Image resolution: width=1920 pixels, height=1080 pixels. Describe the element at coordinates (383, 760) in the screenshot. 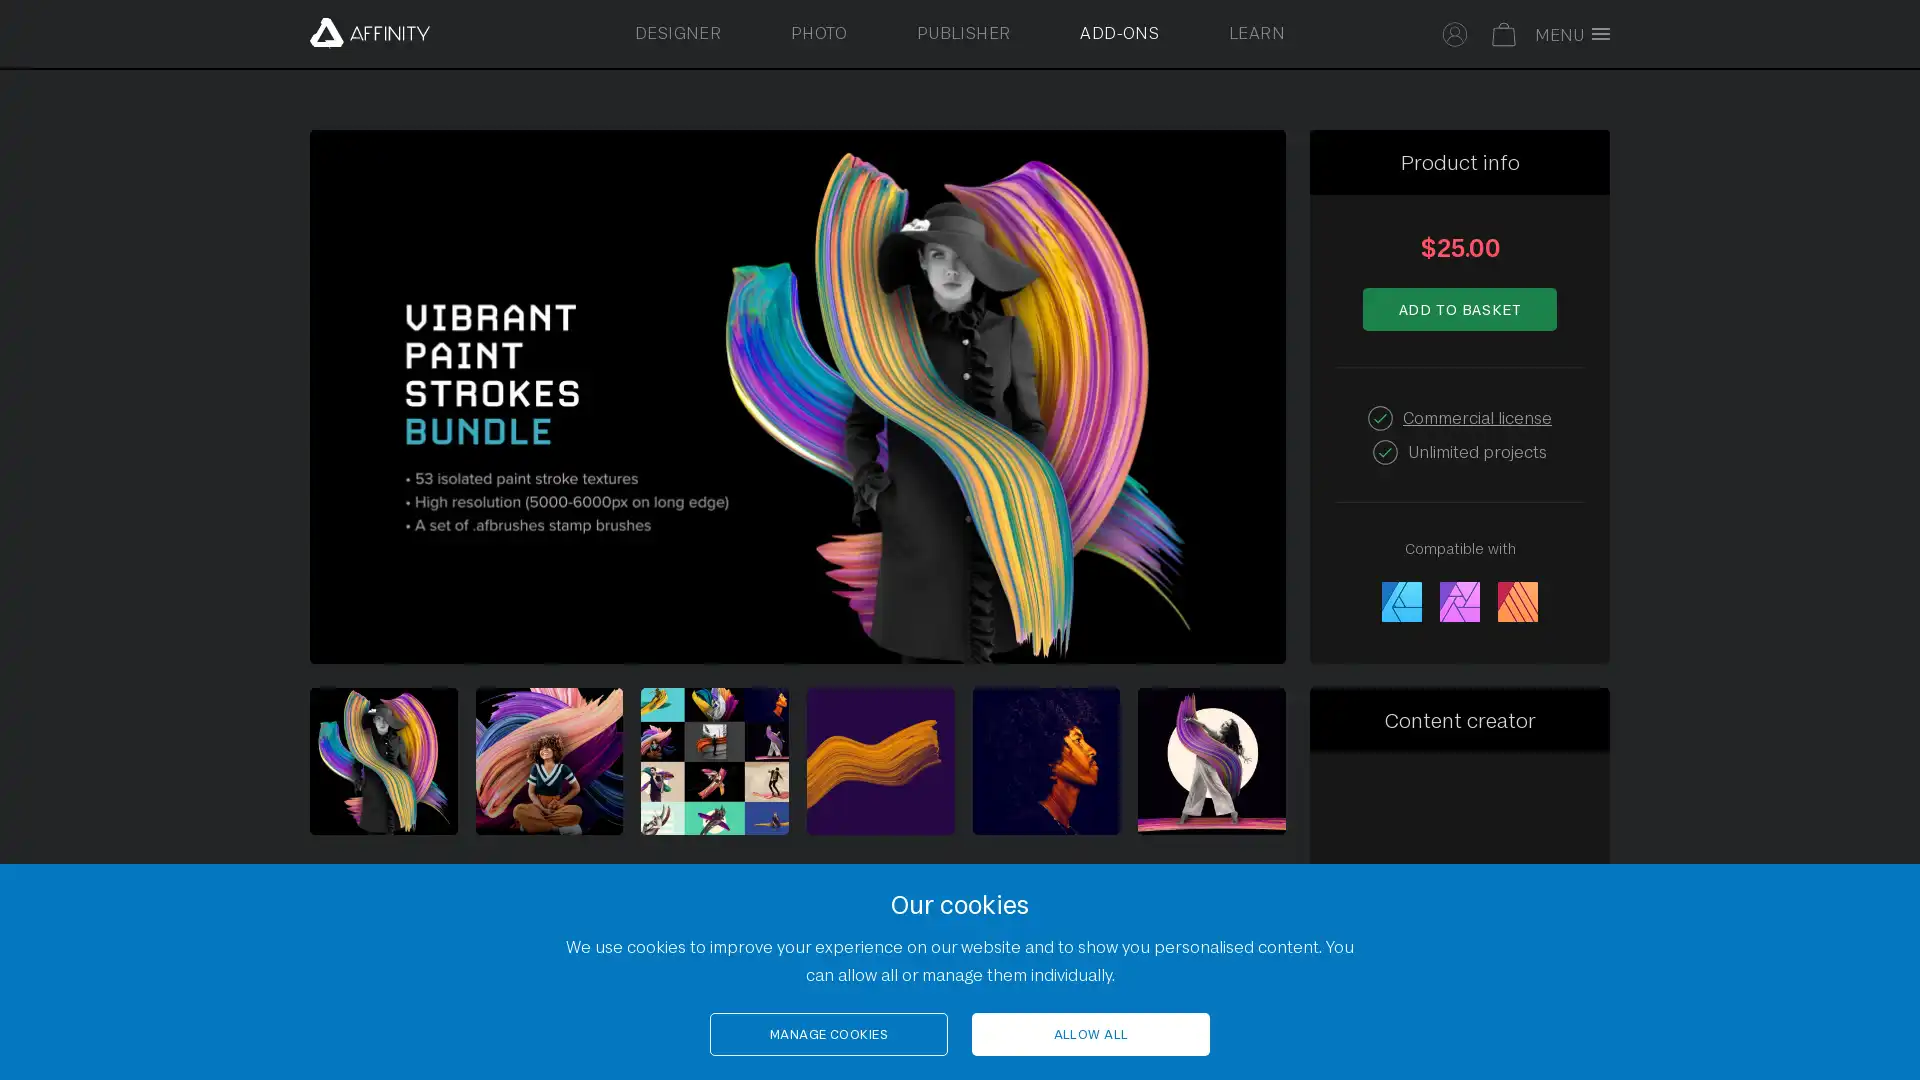

I see `Gallery of Vibrant Paint Strokes Bundle by Chroma Supply sample images. Select to view image 1.` at that location.